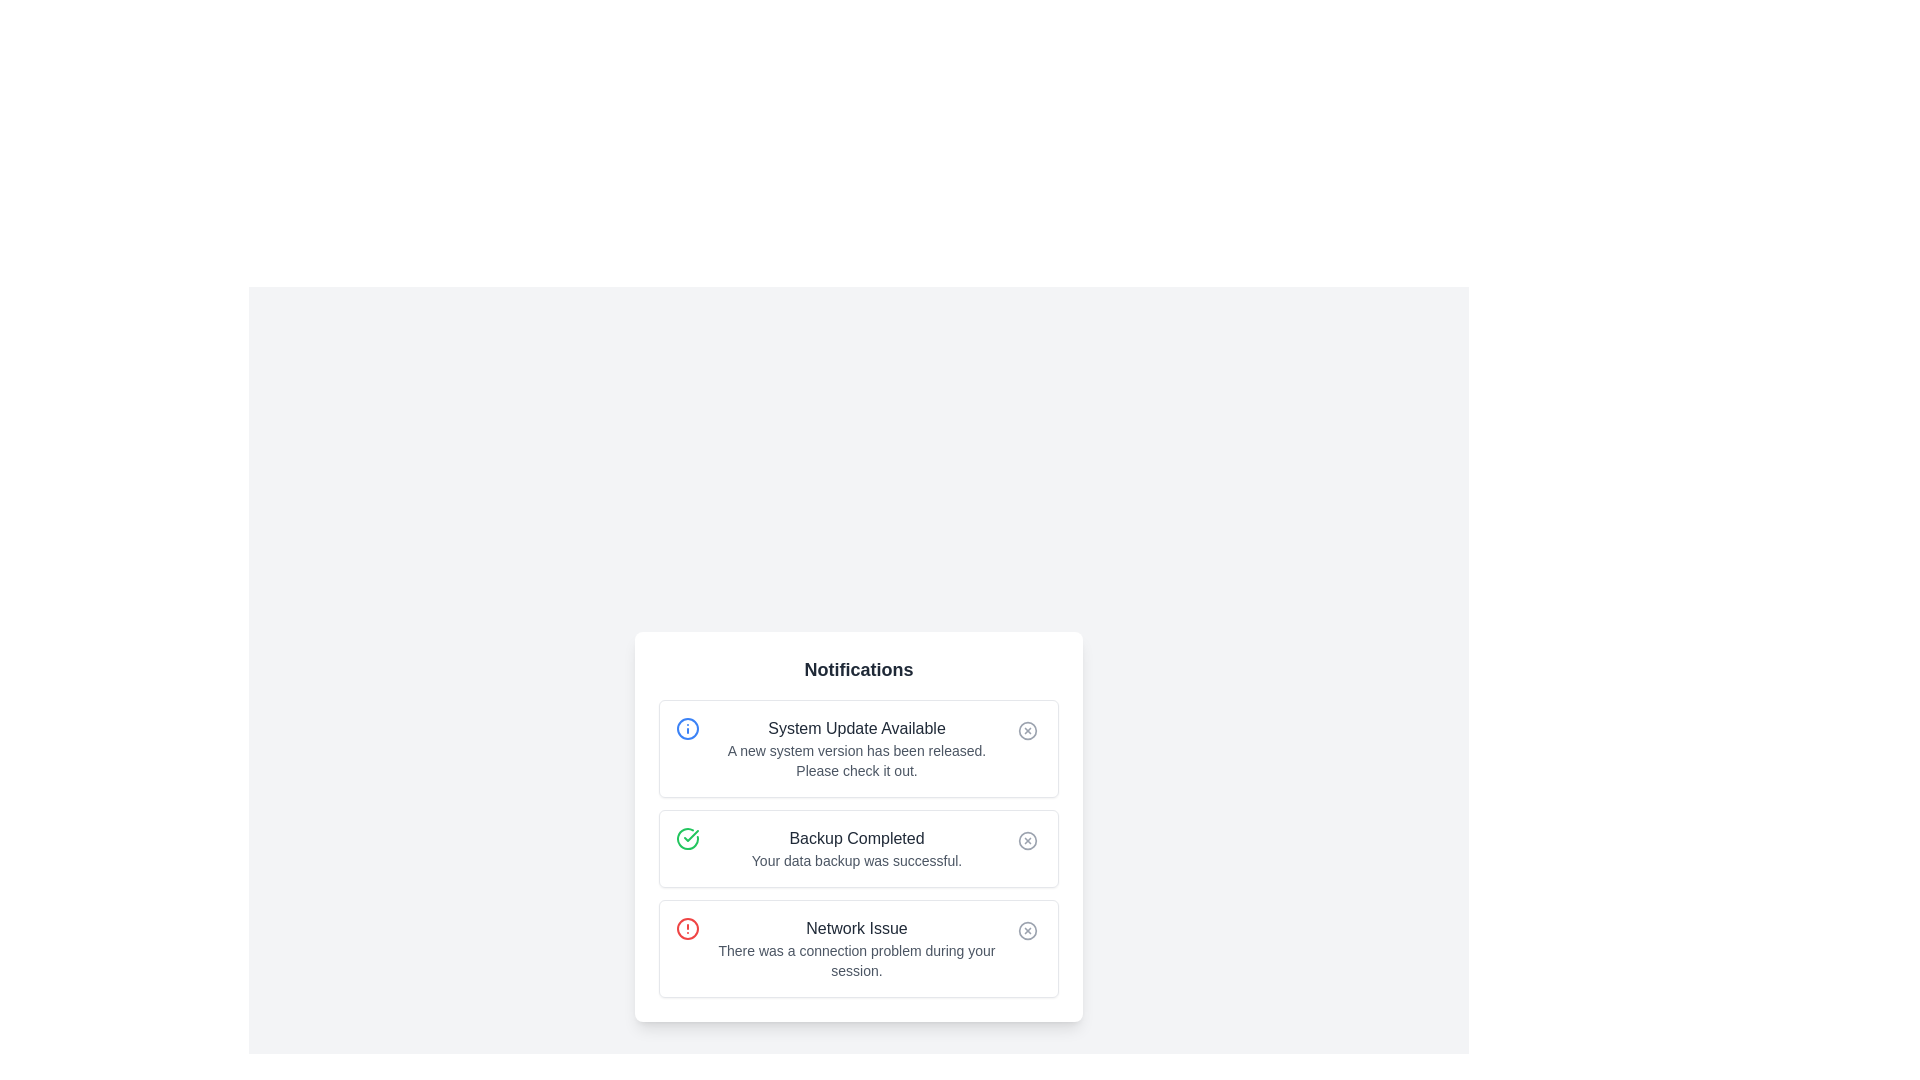 This screenshot has width=1920, height=1080. What do you see at coordinates (857, 729) in the screenshot?
I see `the heading text label that notifies the user about the availability of a system update, positioned at the top-center of the notification card` at bounding box center [857, 729].